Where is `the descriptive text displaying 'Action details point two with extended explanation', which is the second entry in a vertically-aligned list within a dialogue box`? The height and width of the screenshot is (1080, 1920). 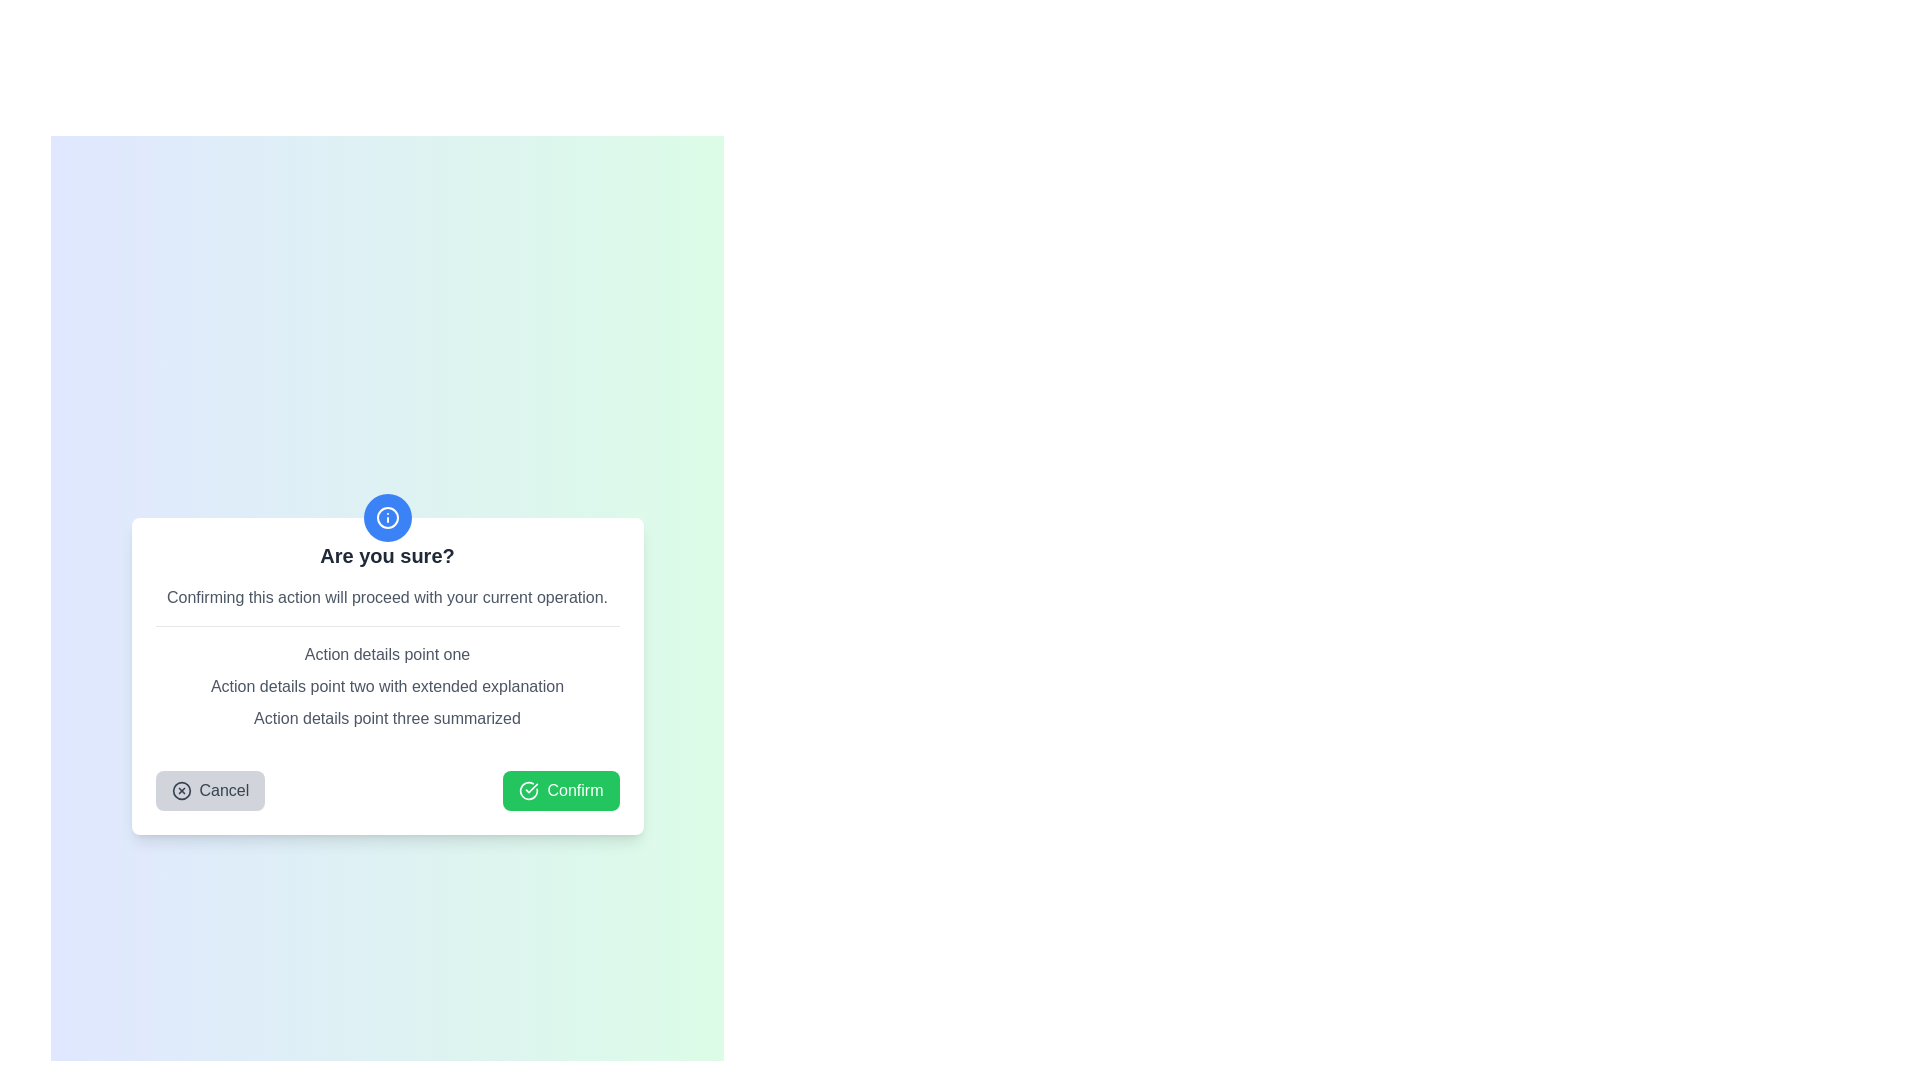 the descriptive text displaying 'Action details point two with extended explanation', which is the second entry in a vertically-aligned list within a dialogue box is located at coordinates (387, 685).